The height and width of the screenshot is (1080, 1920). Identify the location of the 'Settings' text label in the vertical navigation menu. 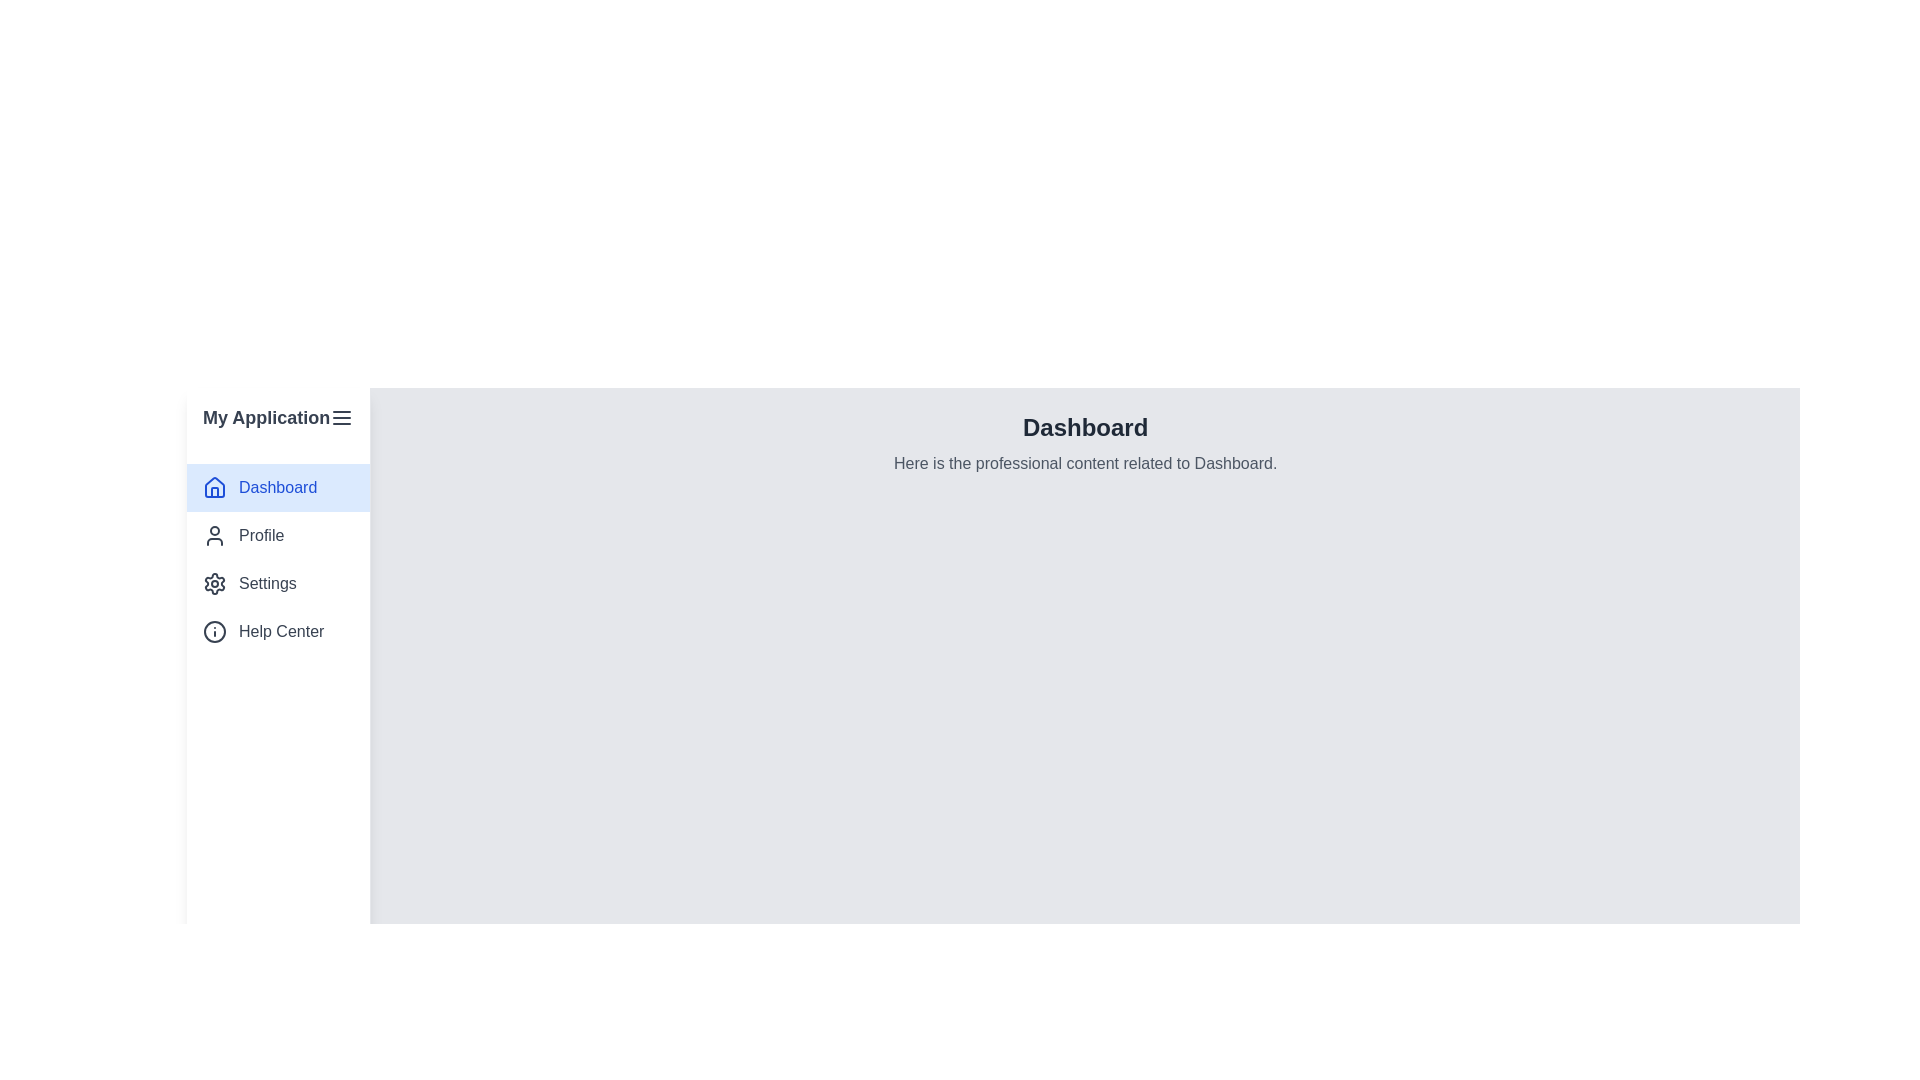
(266, 583).